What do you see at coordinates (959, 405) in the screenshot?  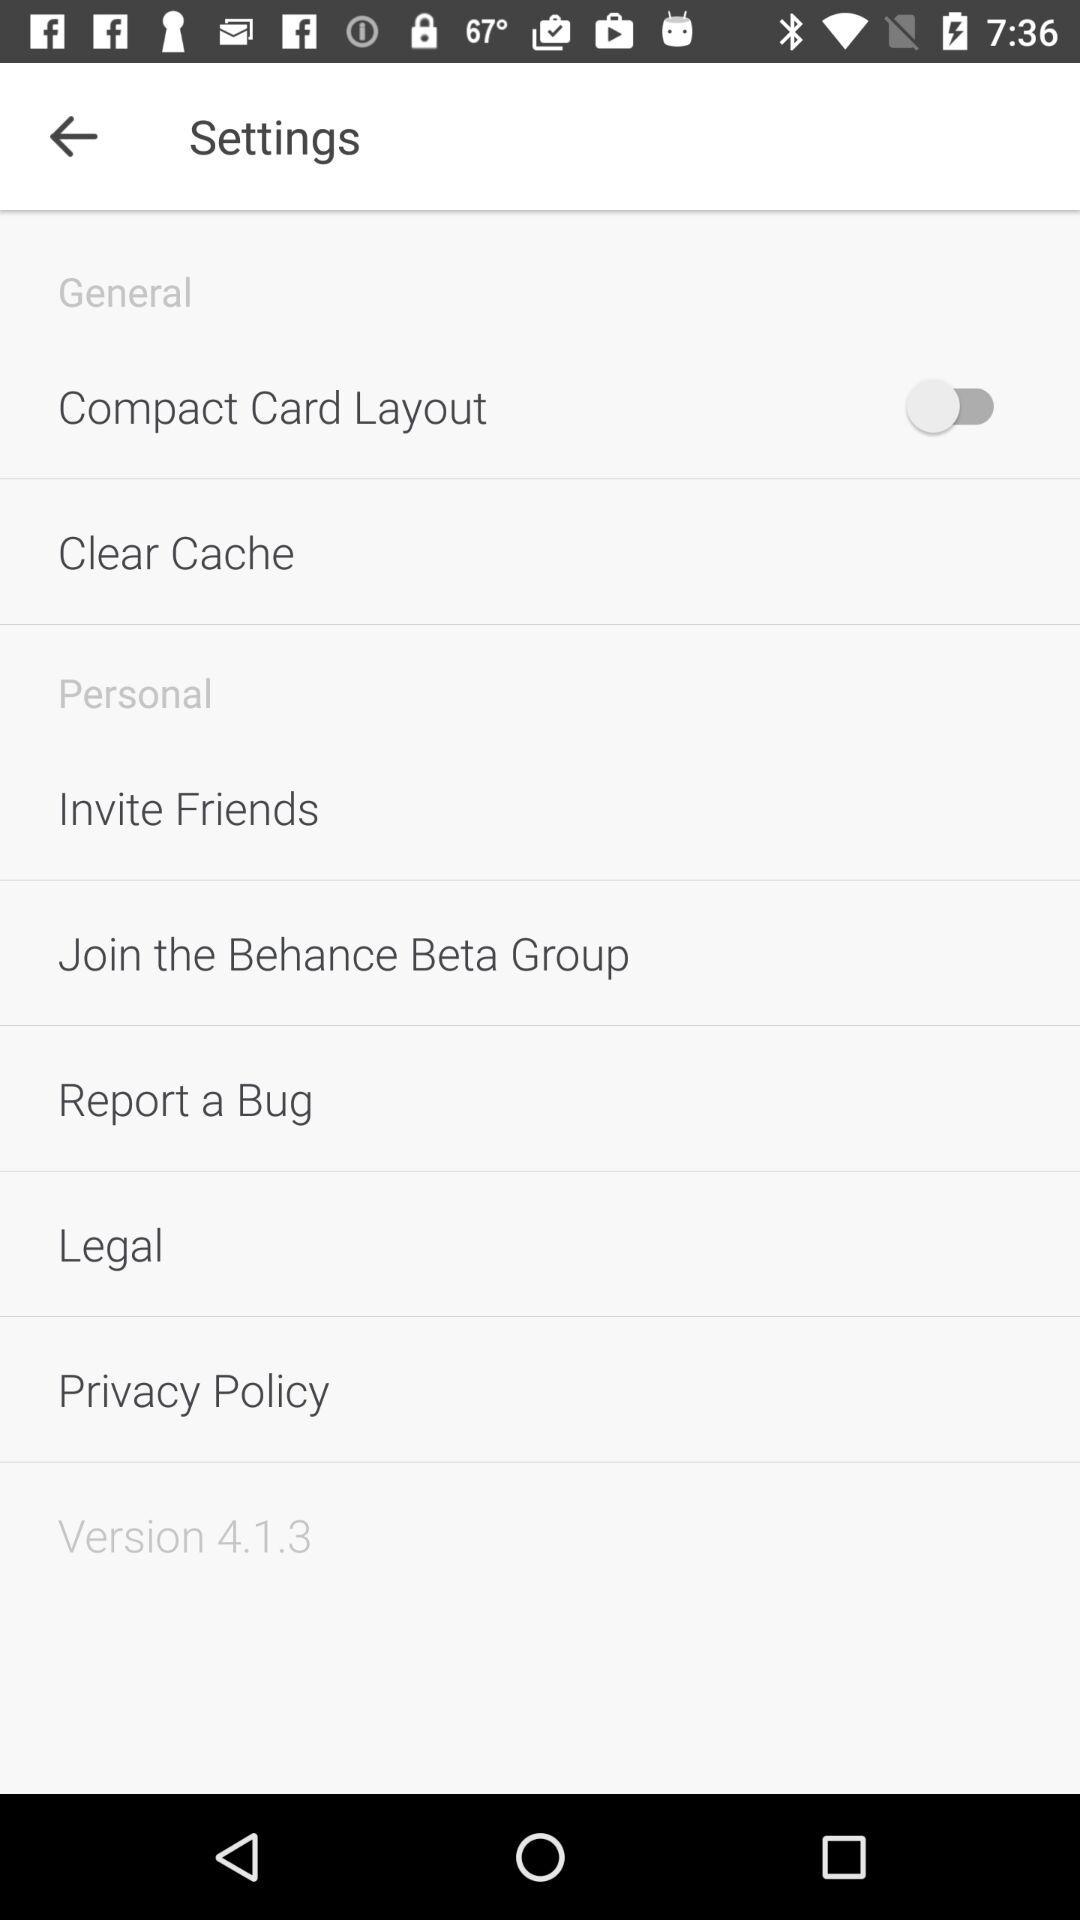 I see `the item next to the compact card layout` at bounding box center [959, 405].